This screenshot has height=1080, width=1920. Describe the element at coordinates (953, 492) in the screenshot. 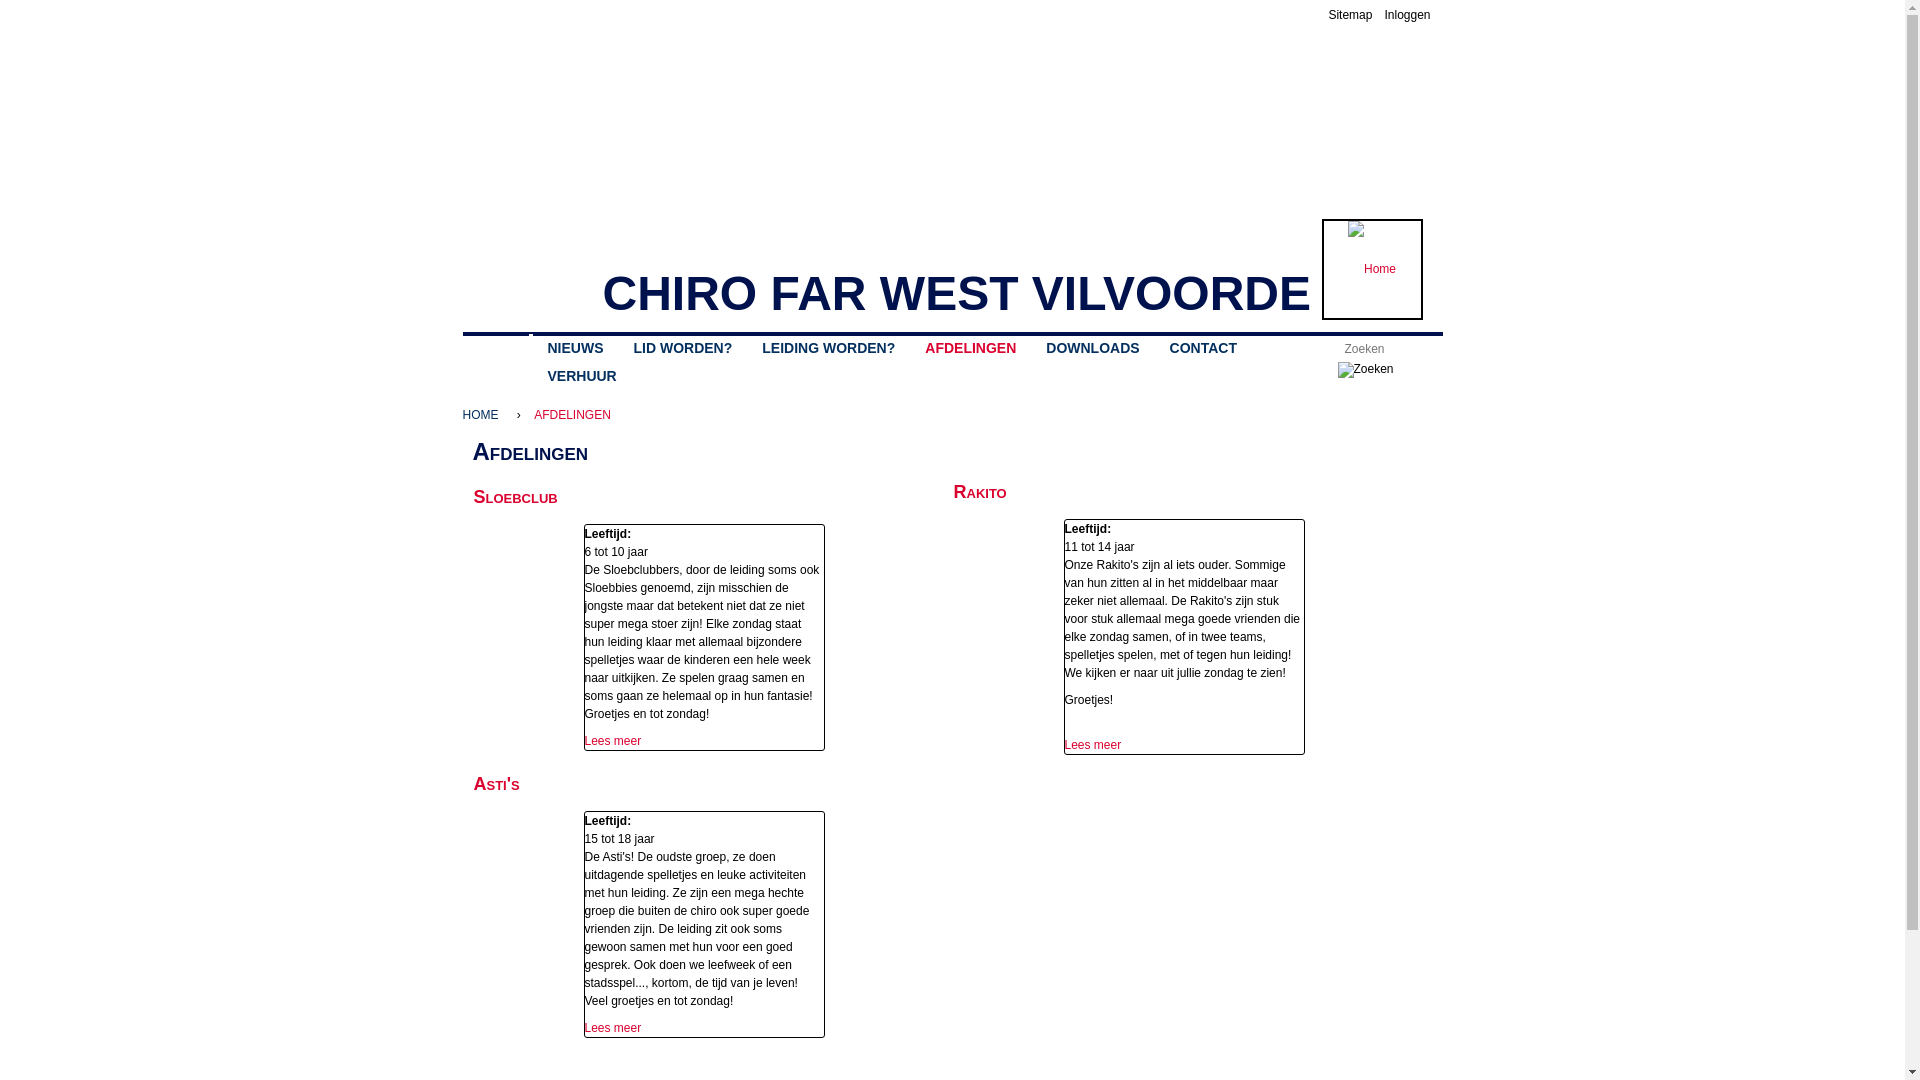

I see `'Rakito'` at that location.